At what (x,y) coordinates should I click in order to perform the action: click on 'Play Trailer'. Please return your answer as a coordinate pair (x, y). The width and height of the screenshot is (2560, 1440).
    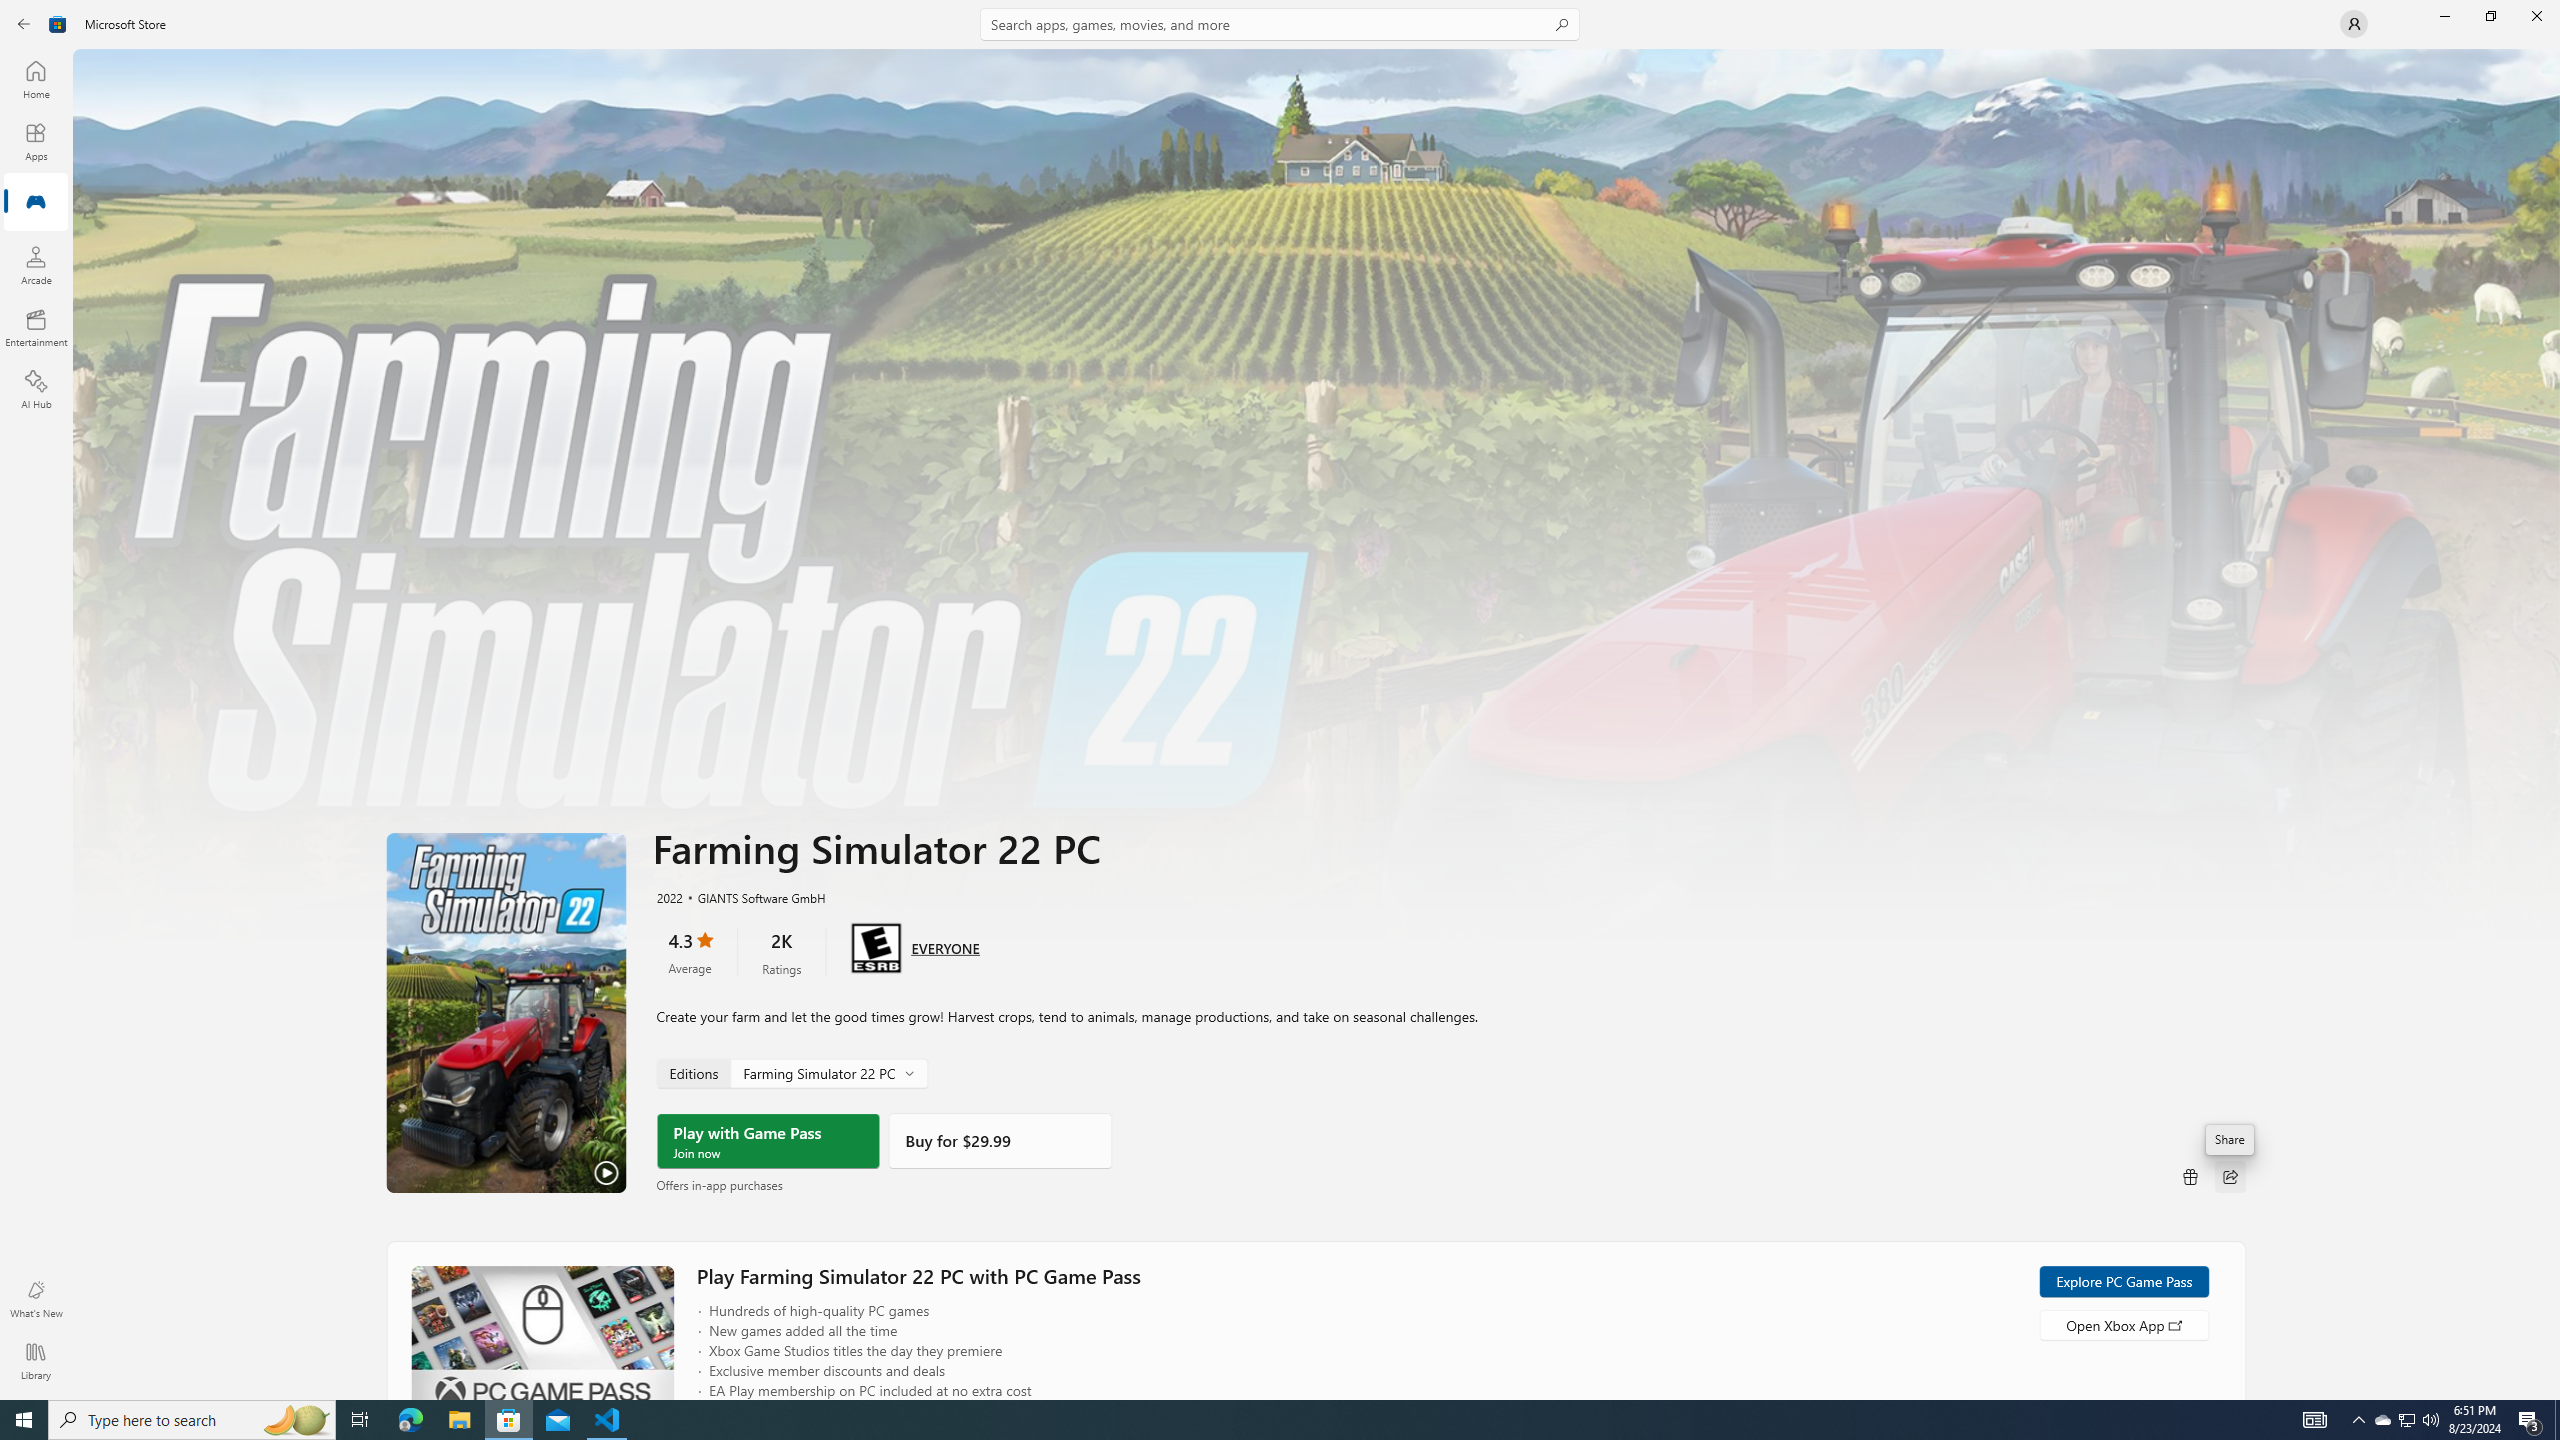
    Looking at the image, I should click on (505, 1011).